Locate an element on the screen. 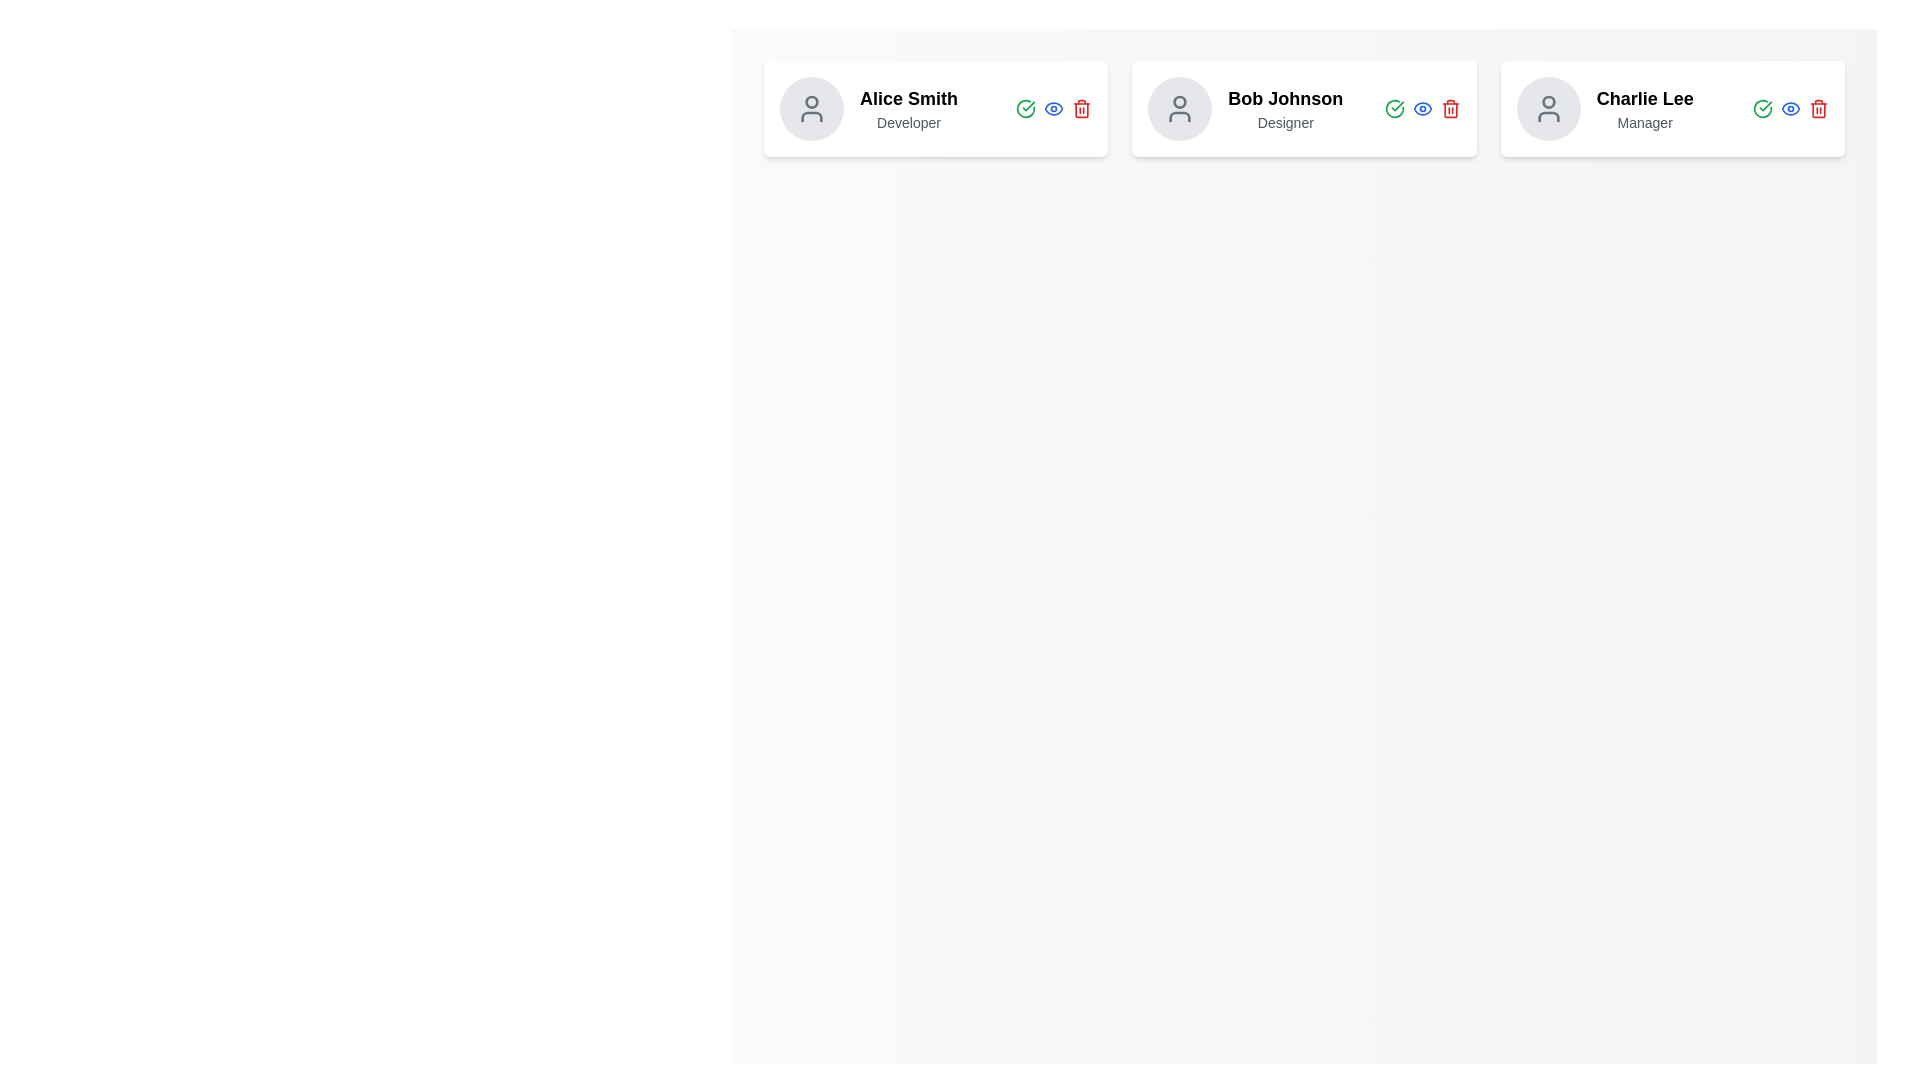 The width and height of the screenshot is (1920, 1080). the blue eye icon button, which is the second button from the left in the card's top-right action buttons section is located at coordinates (1053, 108).